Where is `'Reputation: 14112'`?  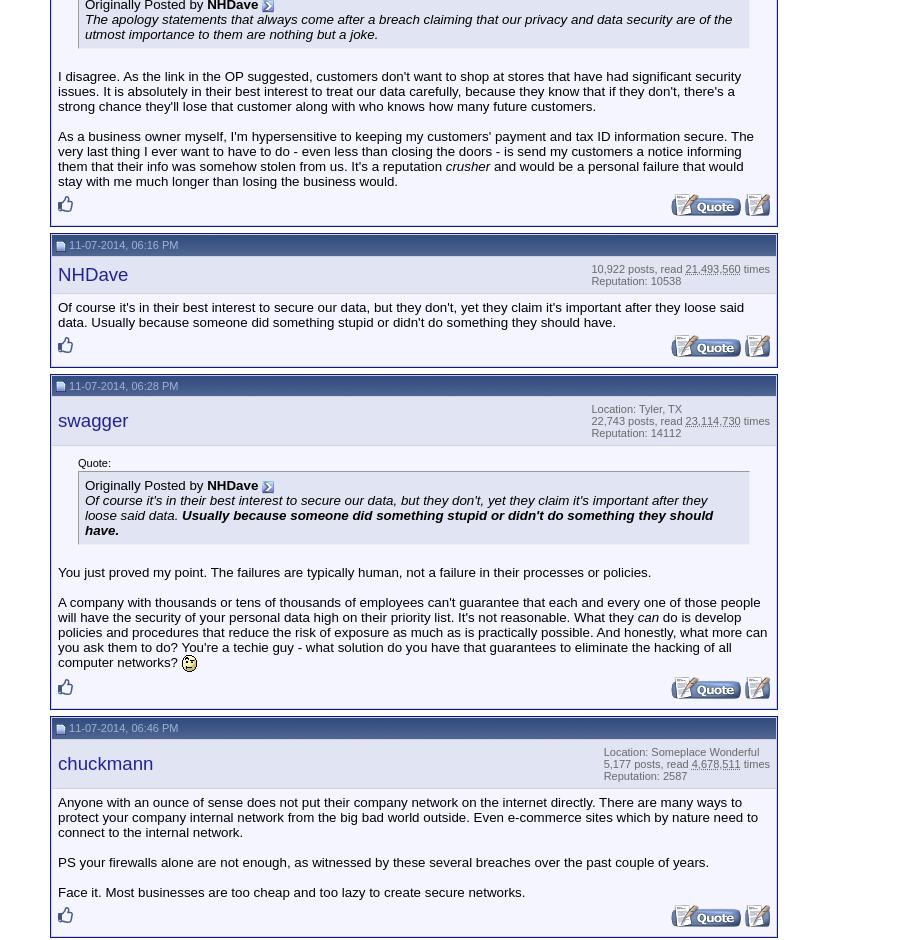 'Reputation: 14112' is located at coordinates (634, 431).